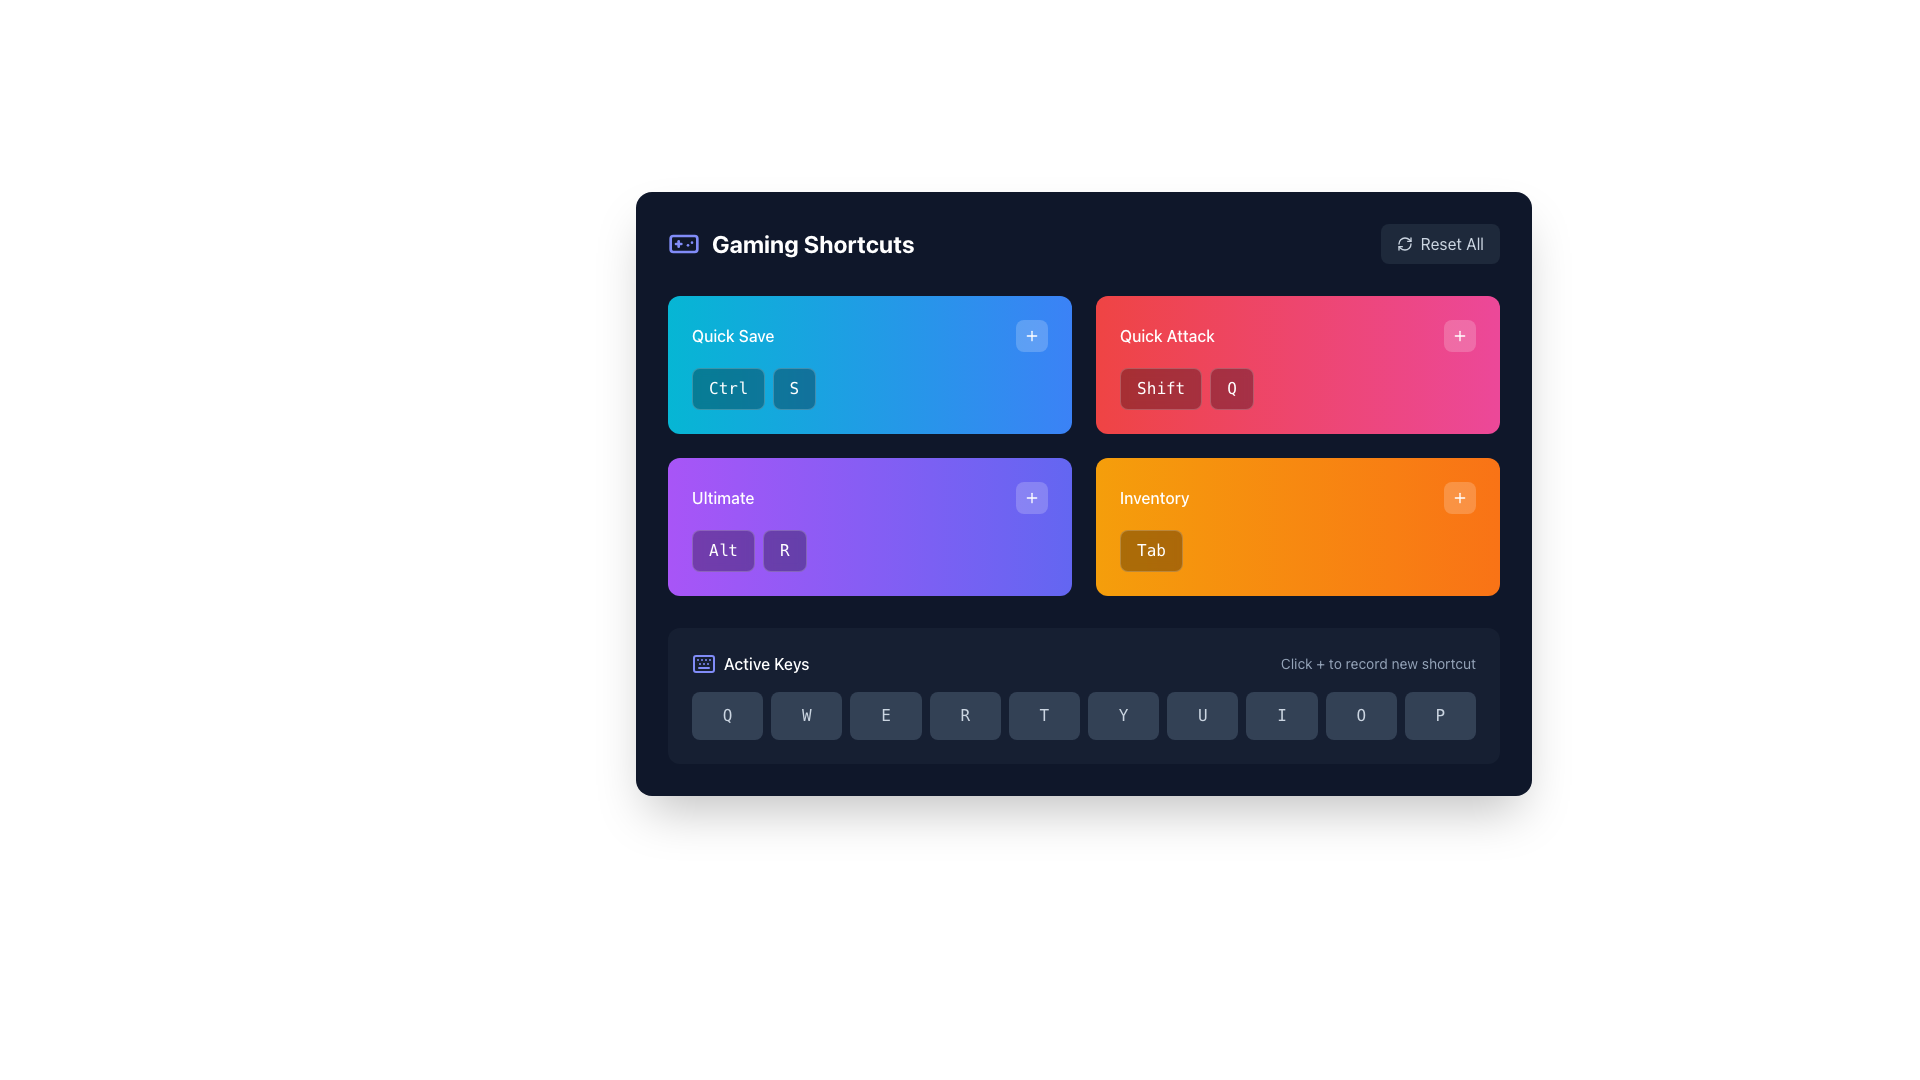  I want to click on the Icon button located in the bottom-right corner of the 'Inventory' shortcut tile, which has an orange background and the text 'Inventory' followed by the key 'Tab', to invoke its function, so click(1459, 496).